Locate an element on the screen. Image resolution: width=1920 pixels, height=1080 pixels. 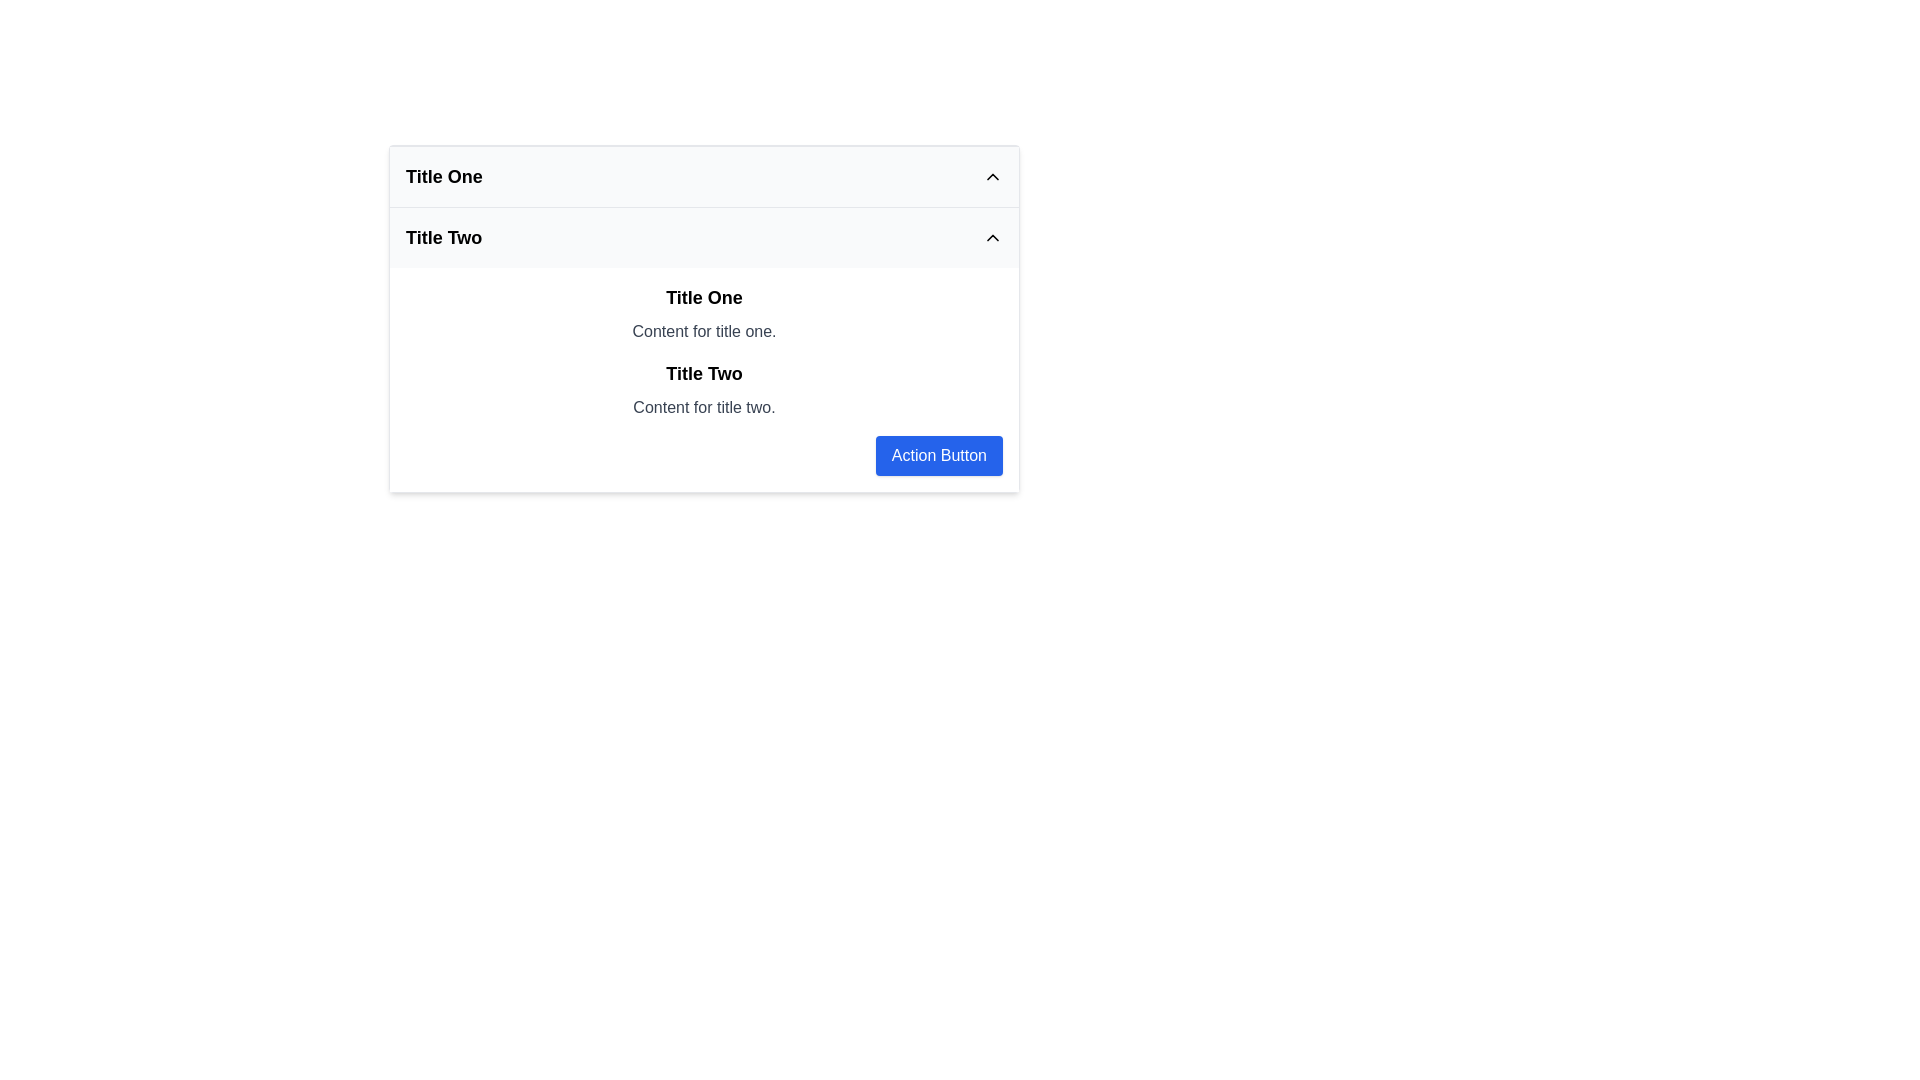
the upward chevron icon located in the top-right area of the 'Title One' section is located at coordinates (993, 176).